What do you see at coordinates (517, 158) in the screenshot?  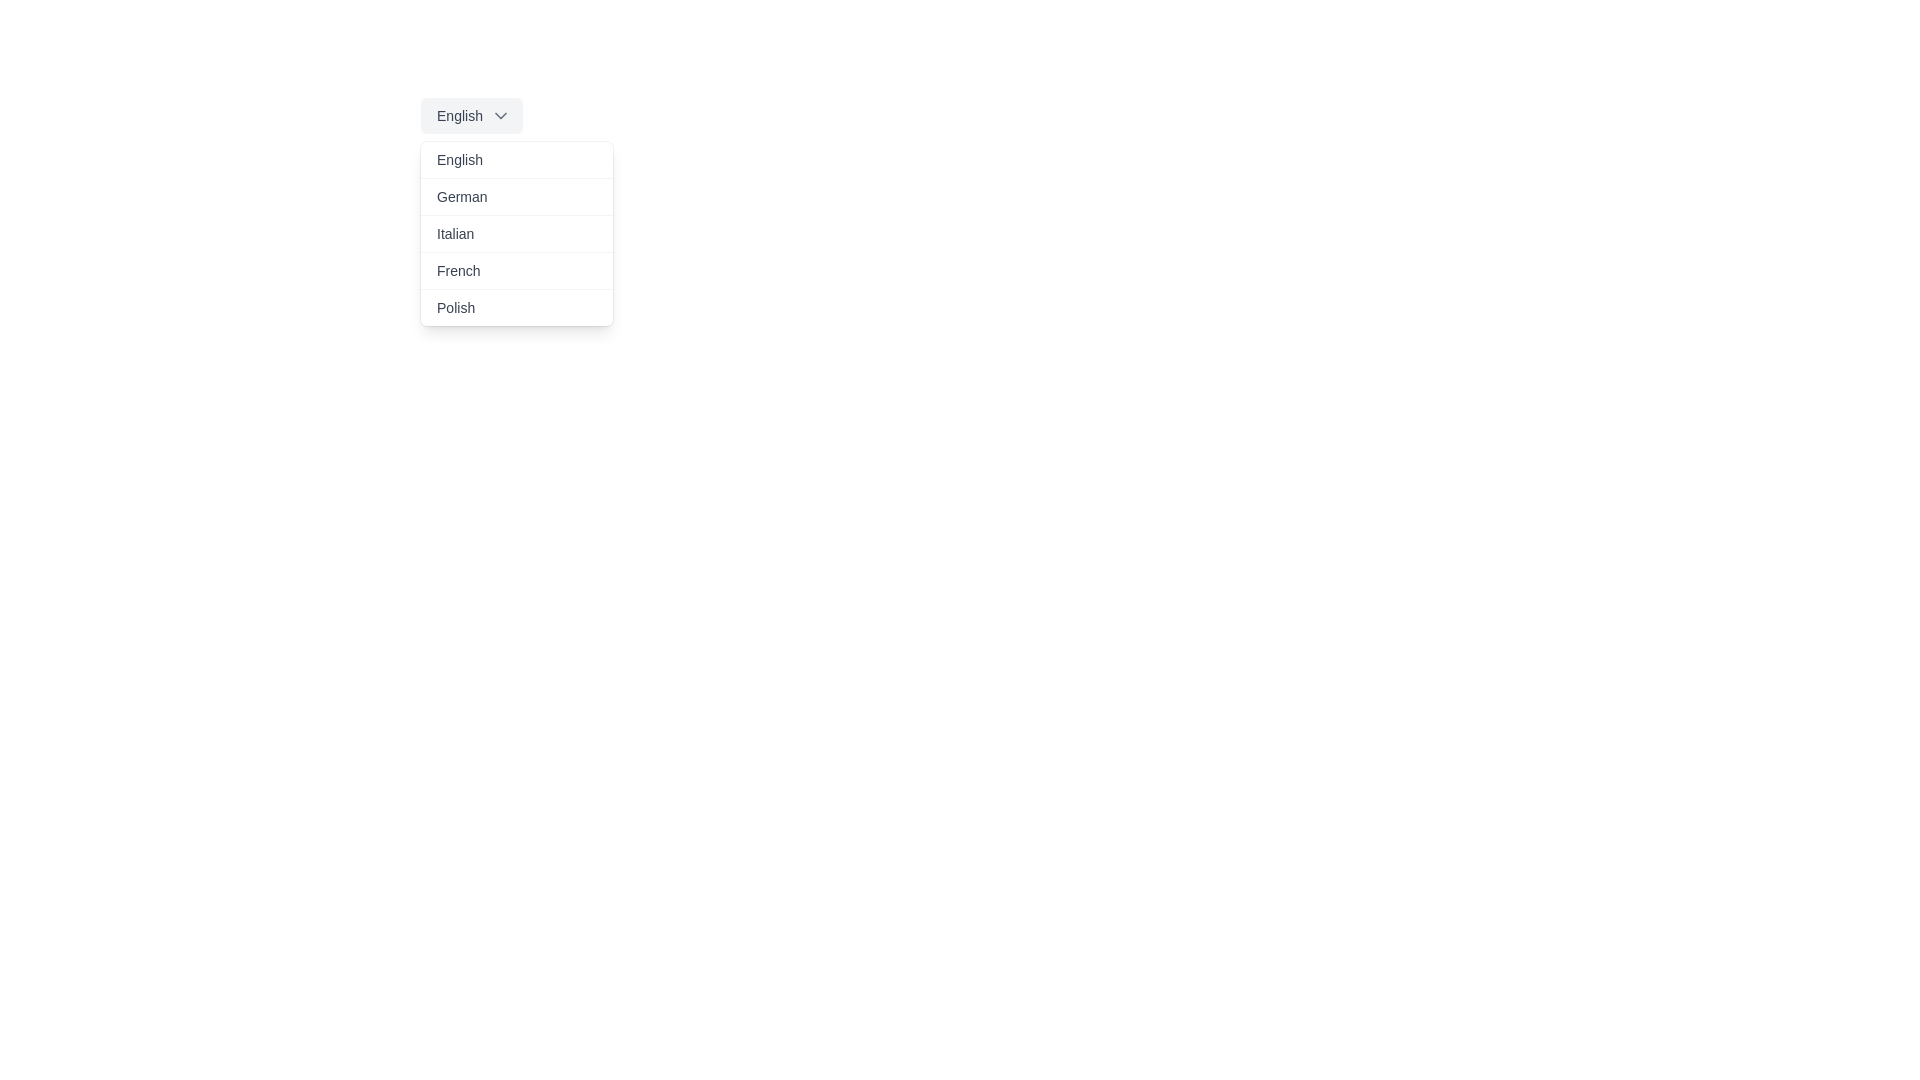 I see `the first option in the dropdown menu` at bounding box center [517, 158].